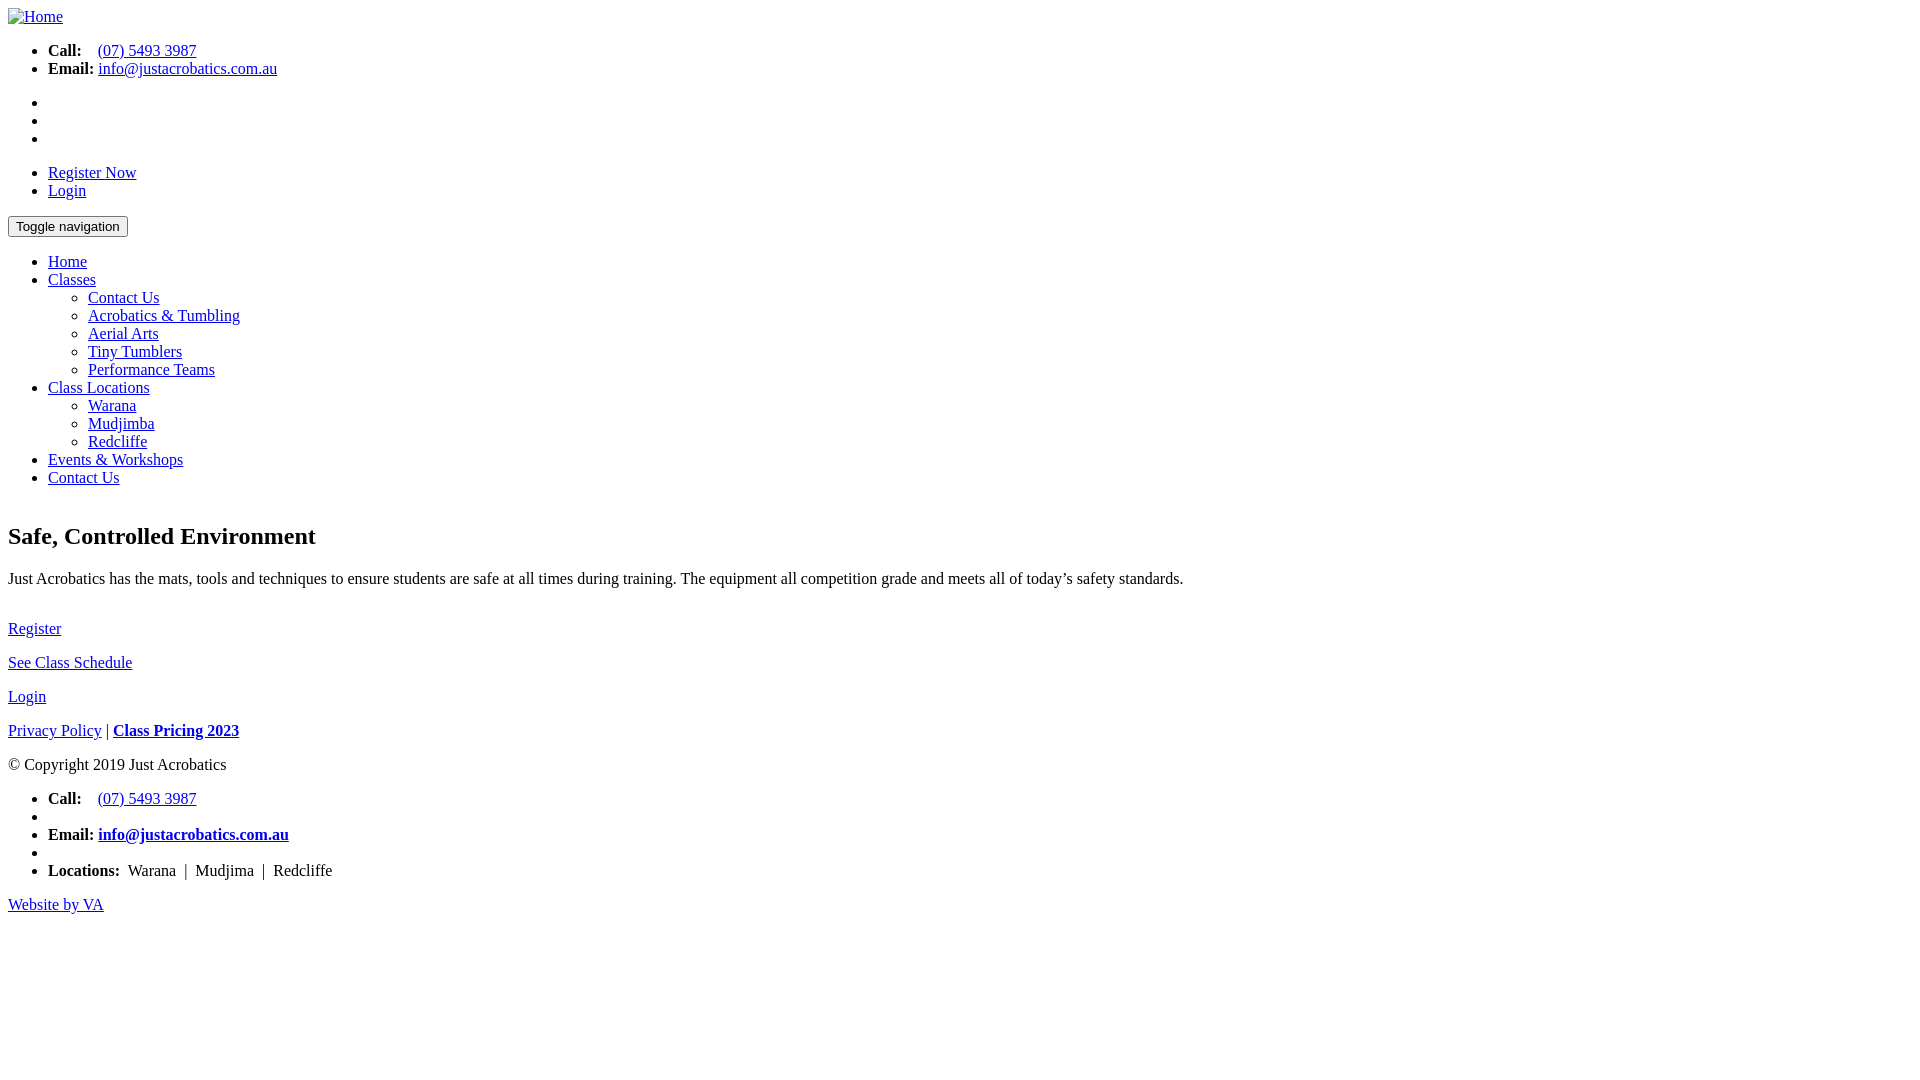 This screenshot has width=1920, height=1080. I want to click on 'Website by VA', so click(56, 904).